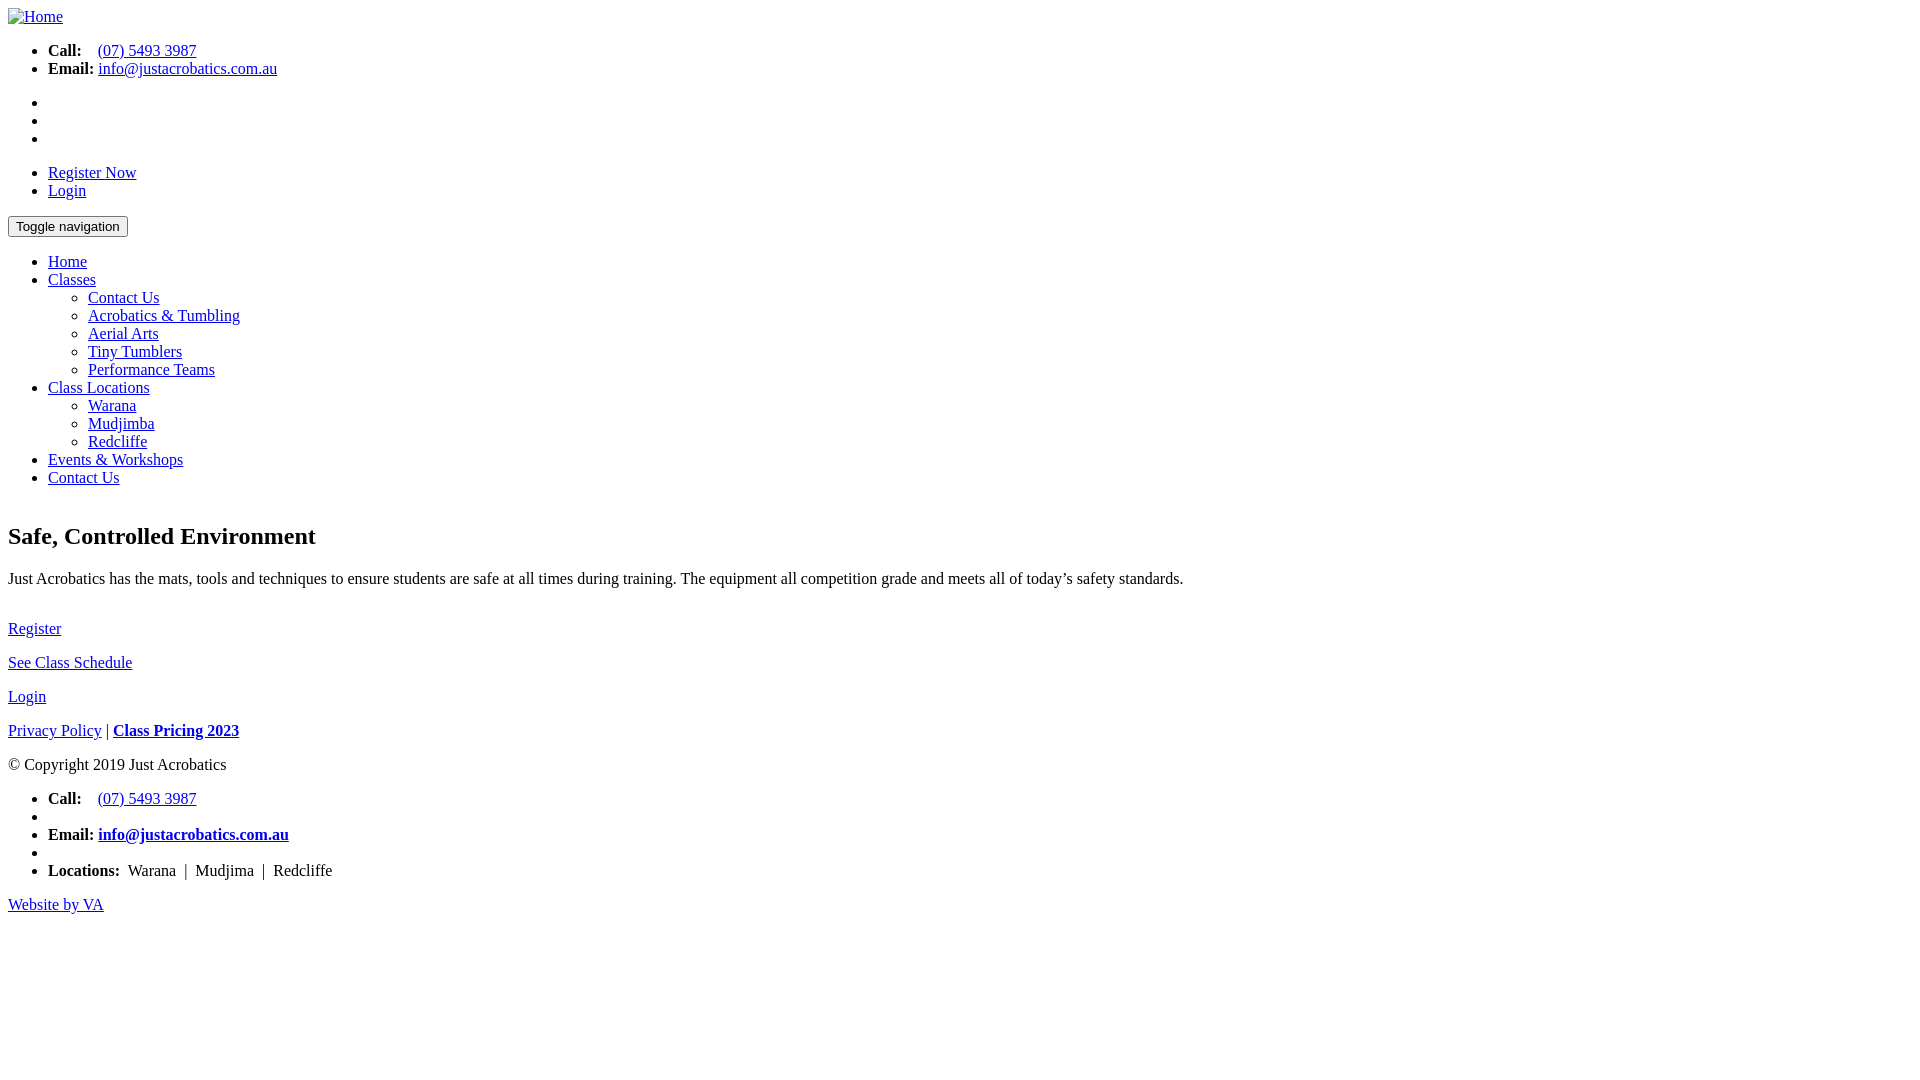 This screenshot has width=1920, height=1080. I want to click on 'Website by VA', so click(56, 904).